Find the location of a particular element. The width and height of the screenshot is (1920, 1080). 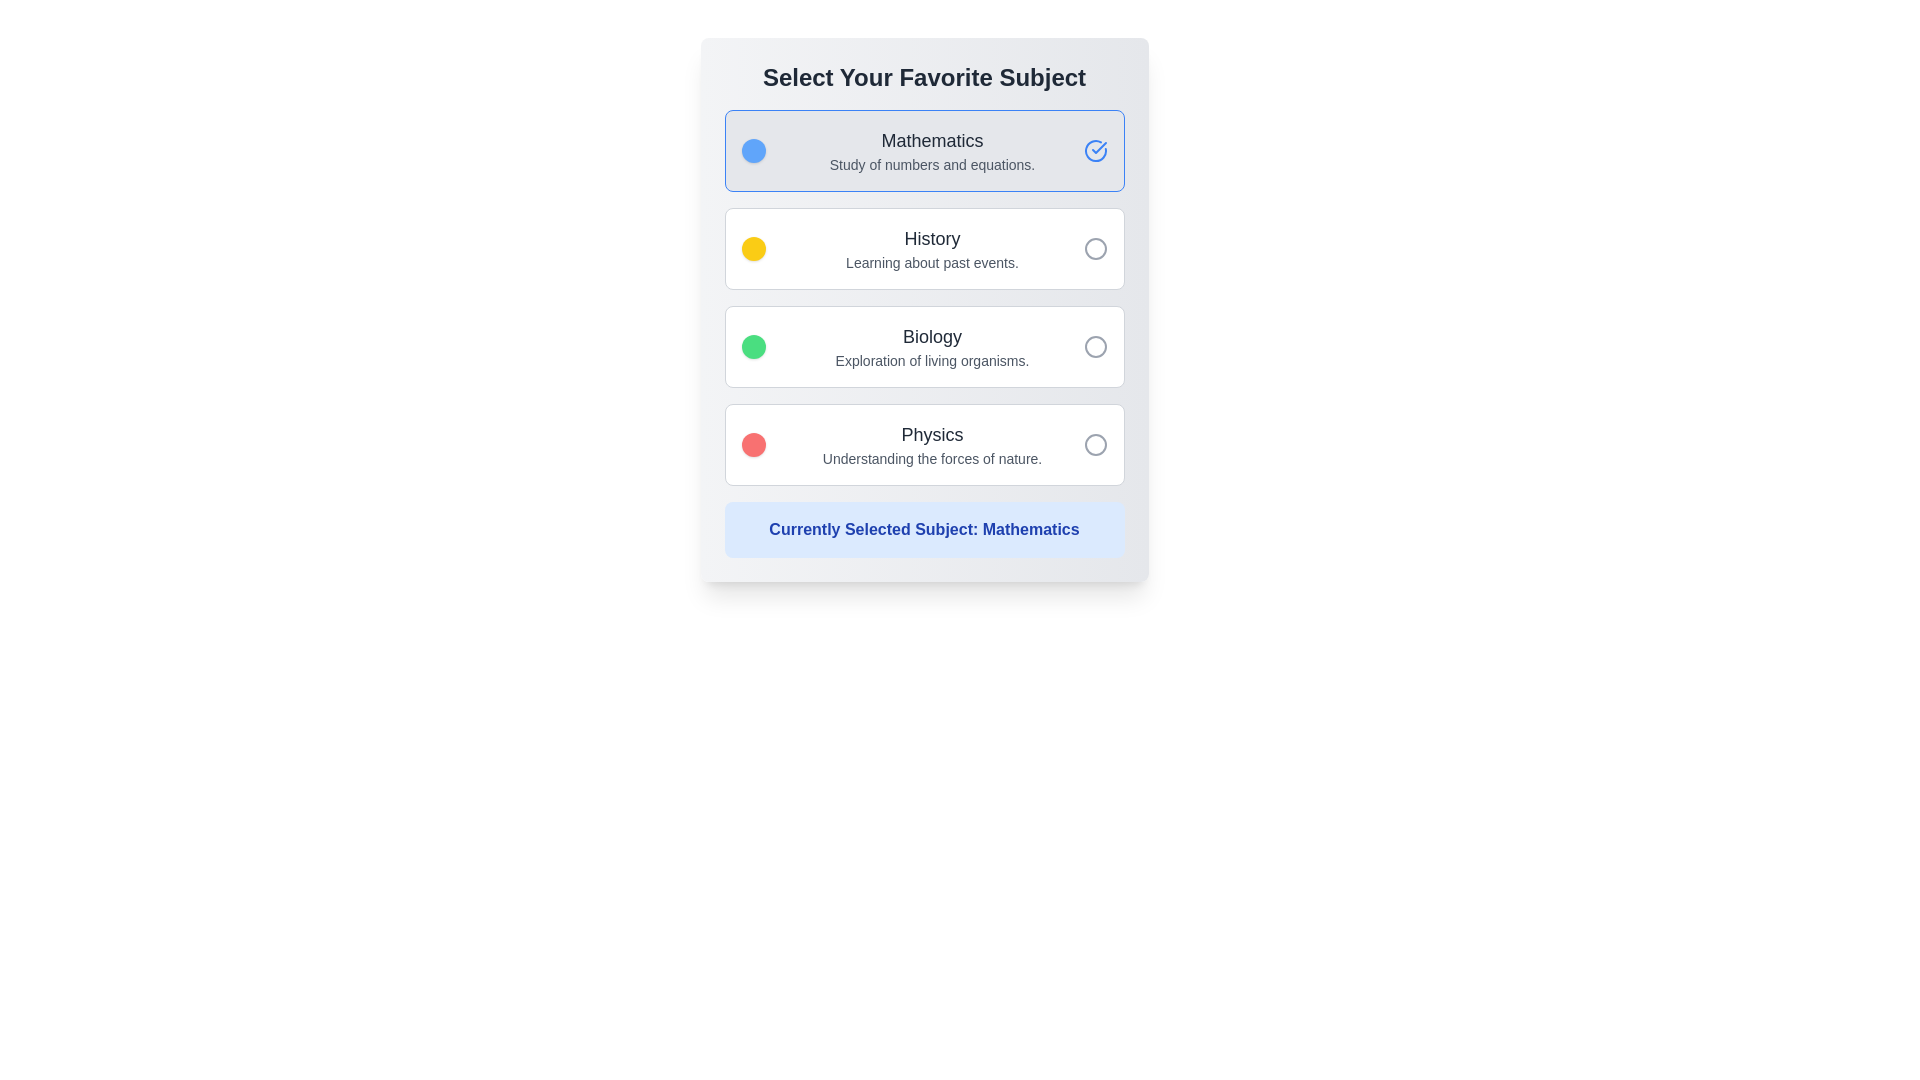

the descriptive text label that provides additional information about the 'Mathematics' category, positioned centrally beneath the title 'Mathematics' is located at coordinates (931, 164).